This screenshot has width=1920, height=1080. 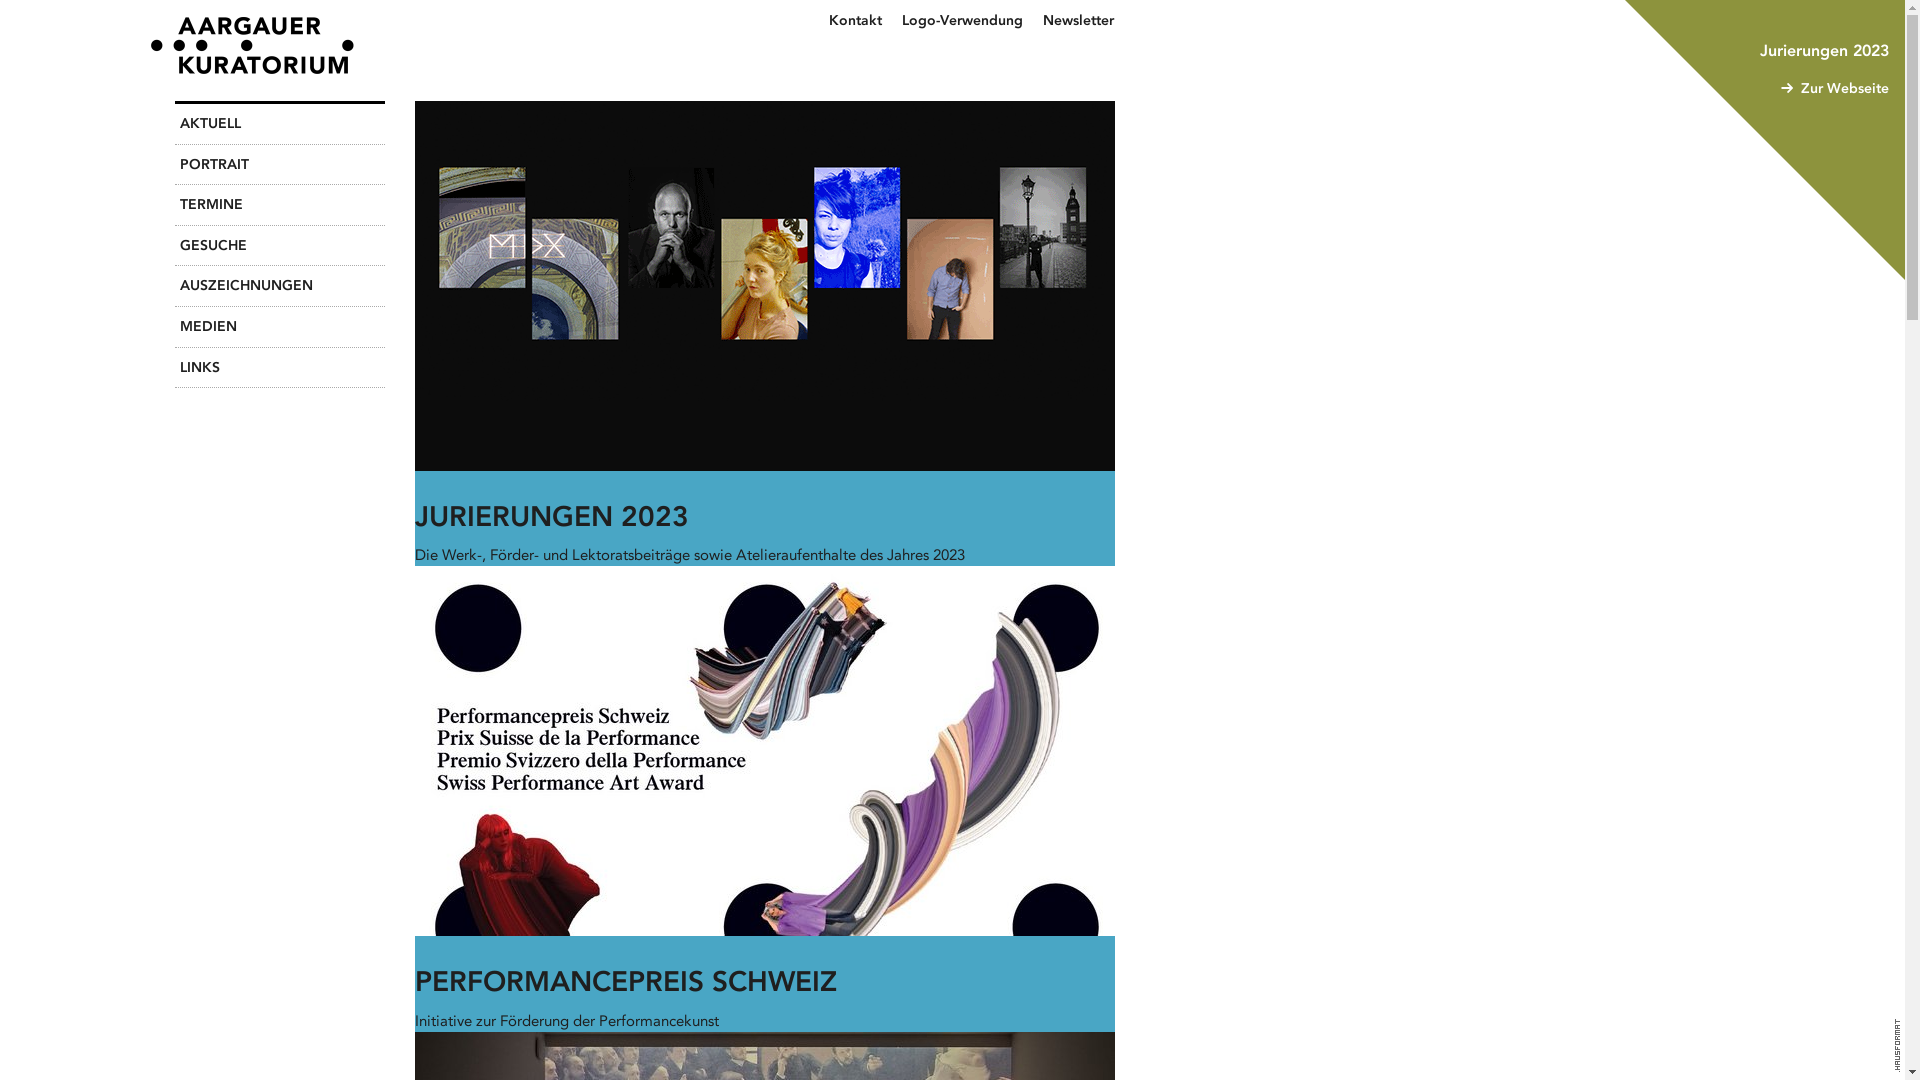 What do you see at coordinates (1041, 22) in the screenshot?
I see `'Newsletter'` at bounding box center [1041, 22].